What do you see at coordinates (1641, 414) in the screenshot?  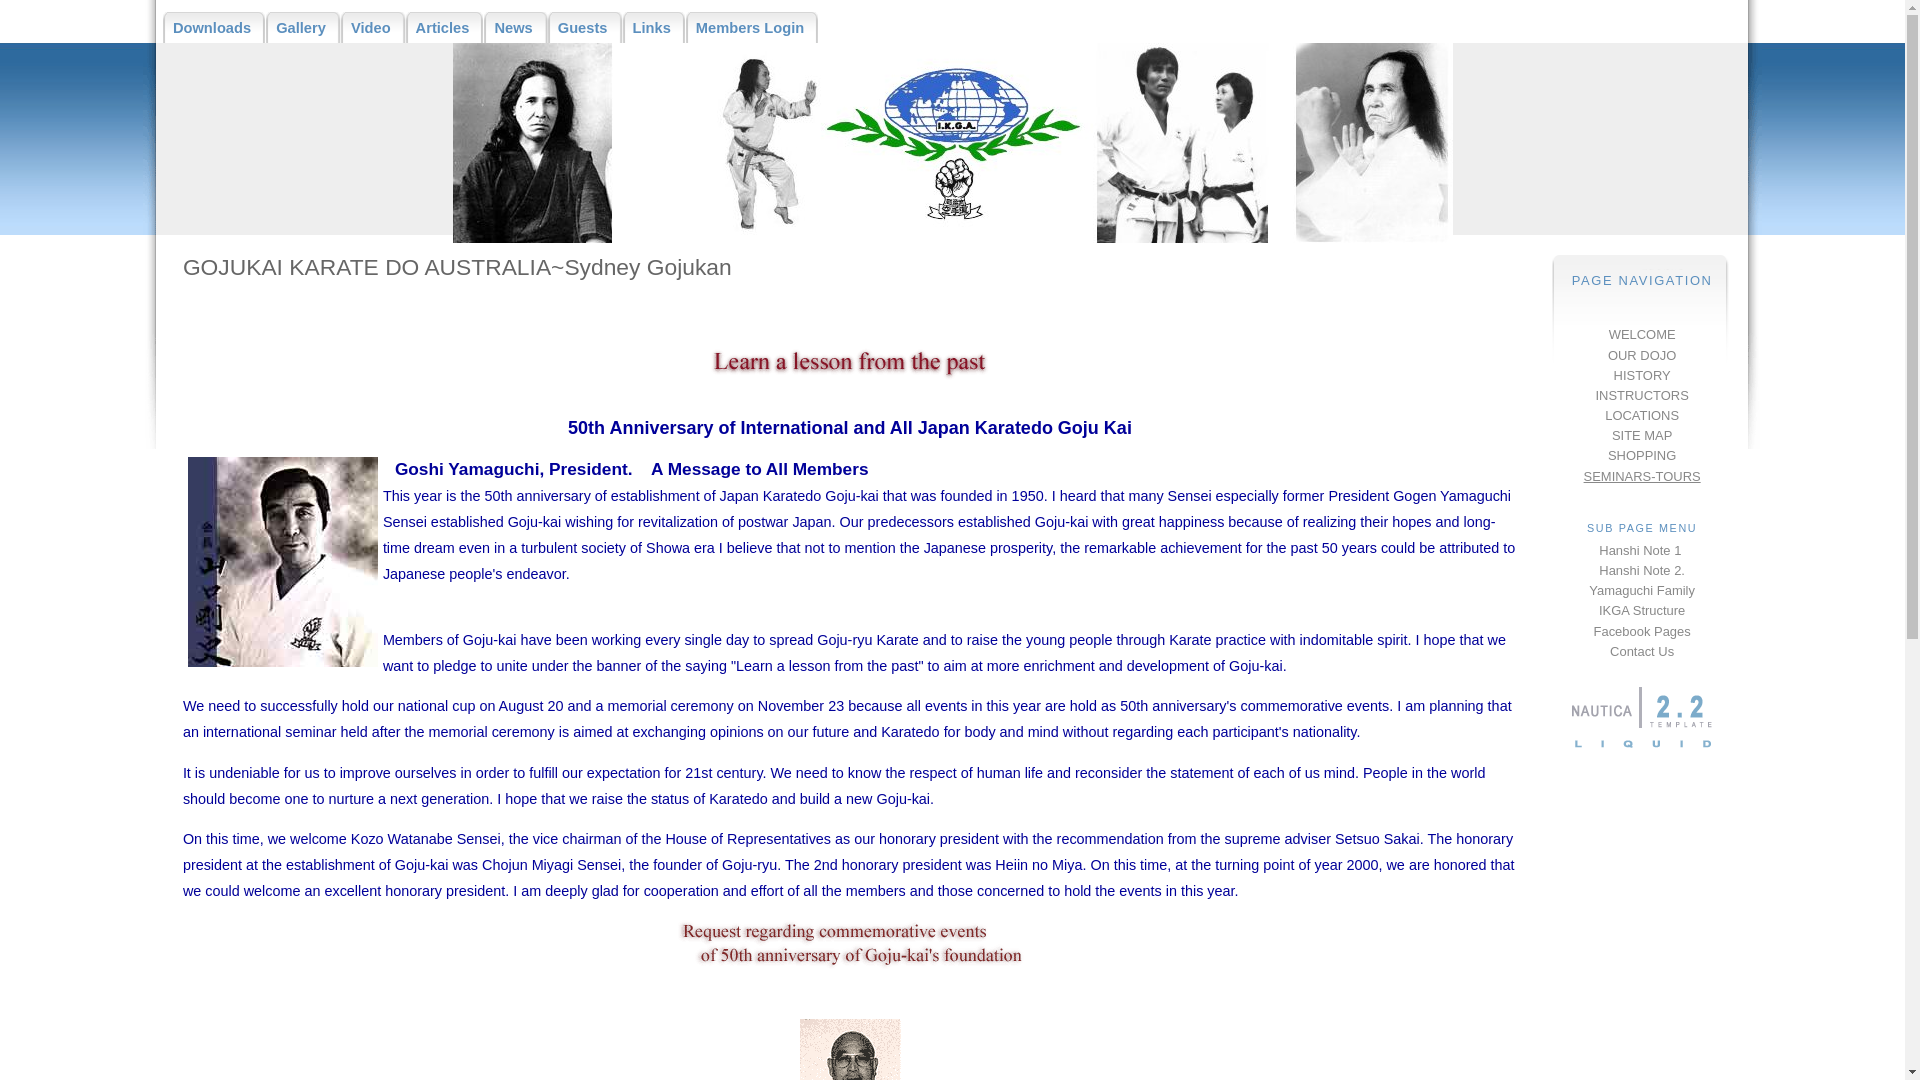 I see `'LOCATIONS'` at bounding box center [1641, 414].